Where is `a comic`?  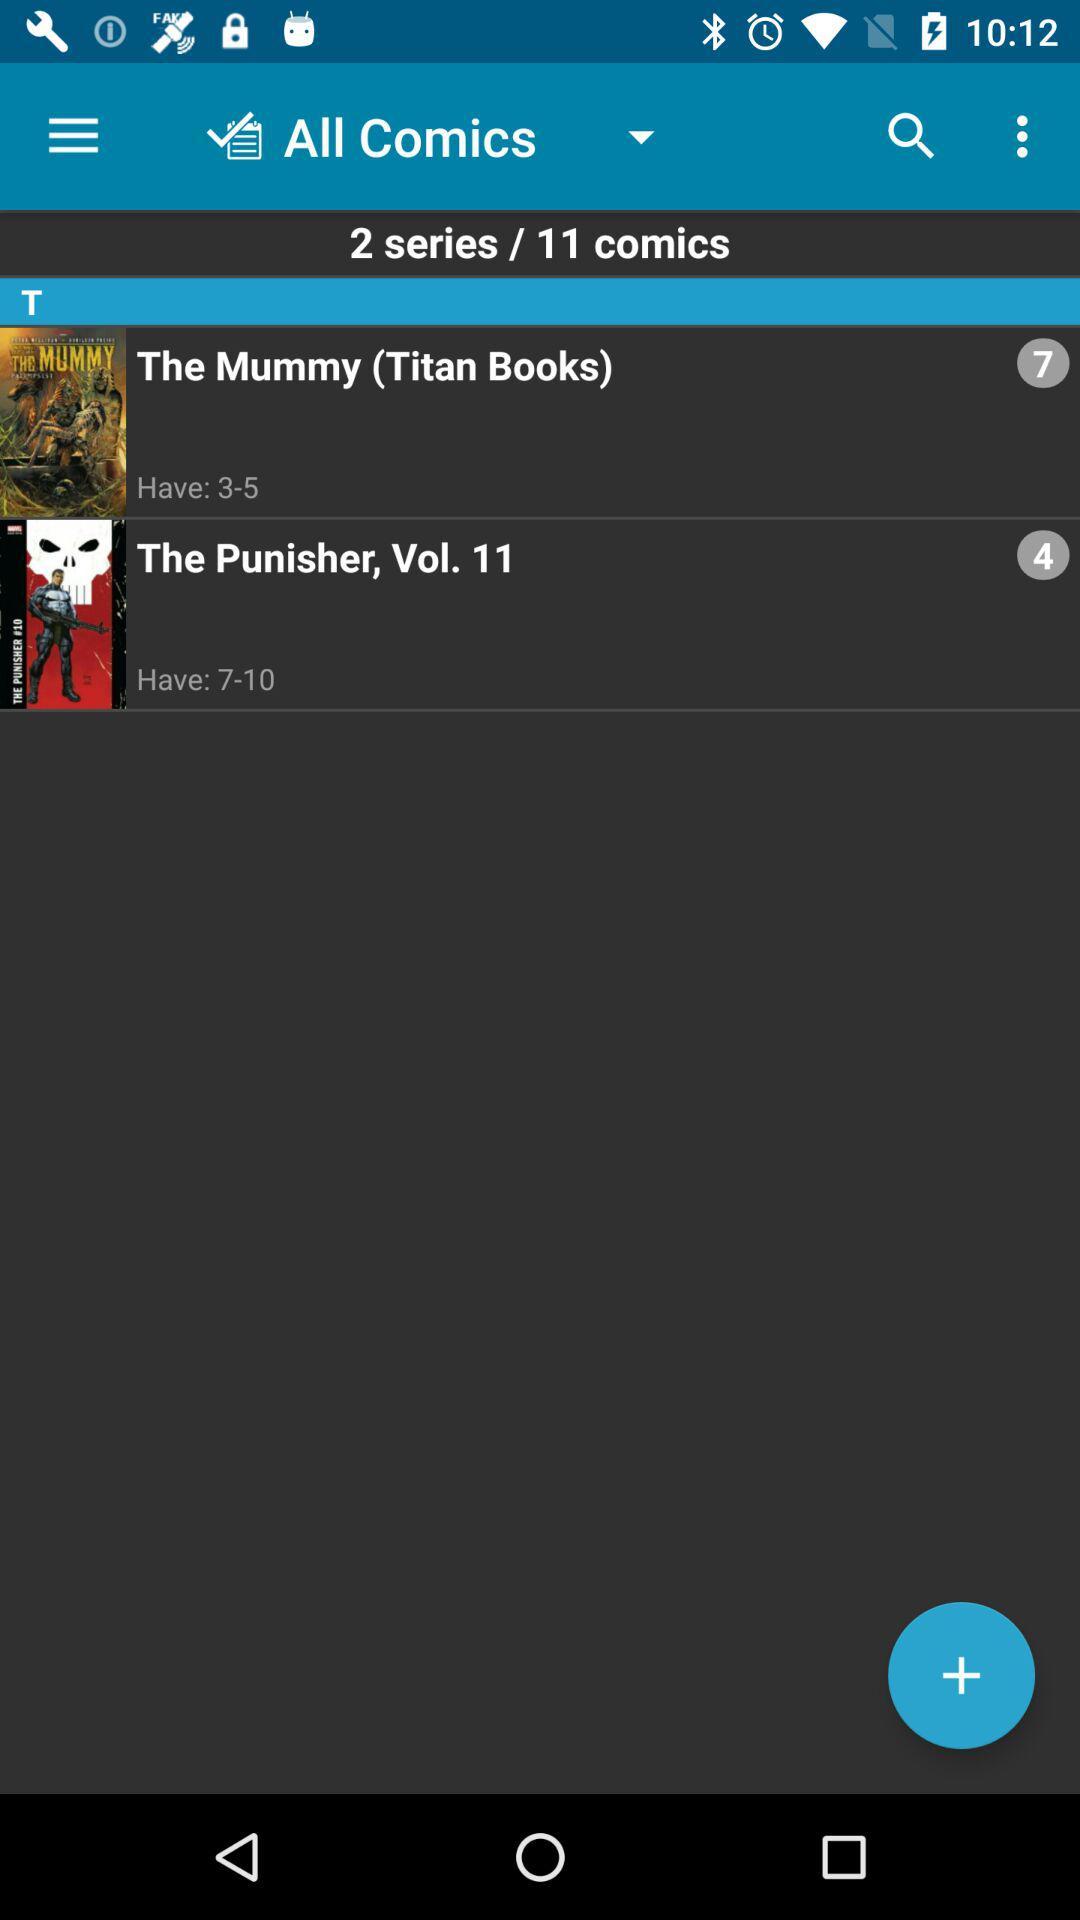
a comic is located at coordinates (960, 1675).